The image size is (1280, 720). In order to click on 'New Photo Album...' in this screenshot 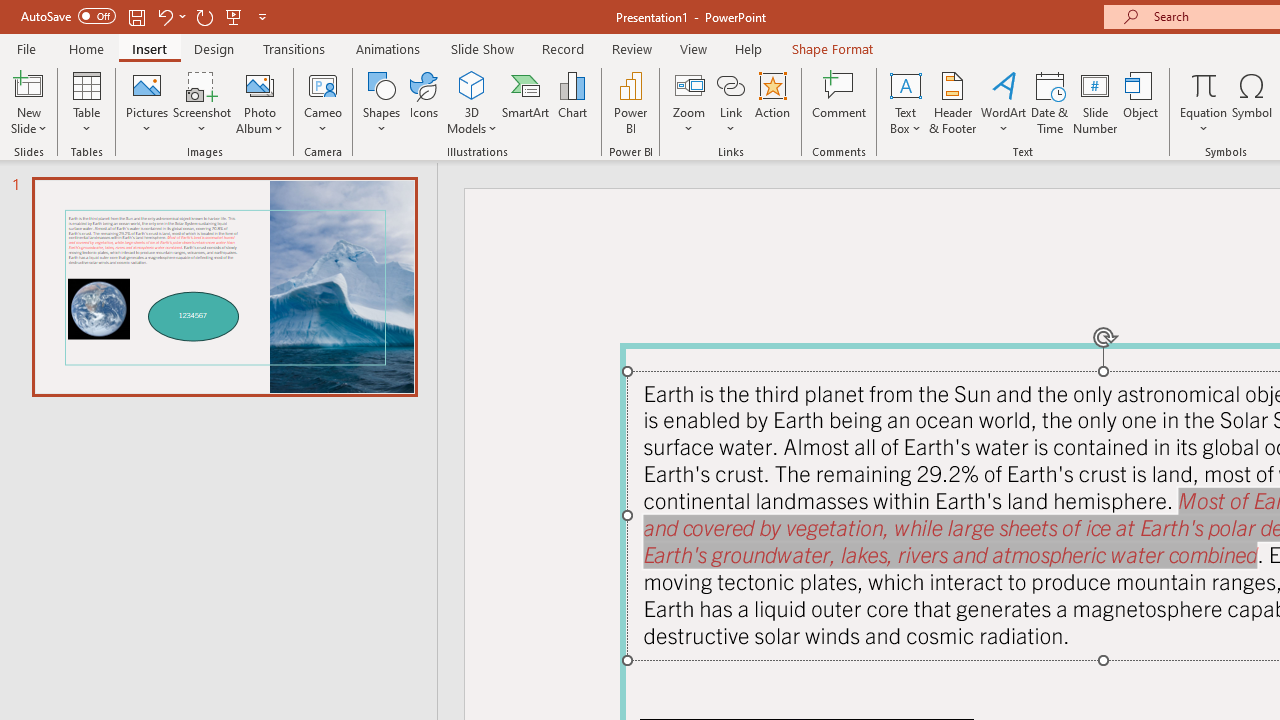, I will do `click(258, 84)`.